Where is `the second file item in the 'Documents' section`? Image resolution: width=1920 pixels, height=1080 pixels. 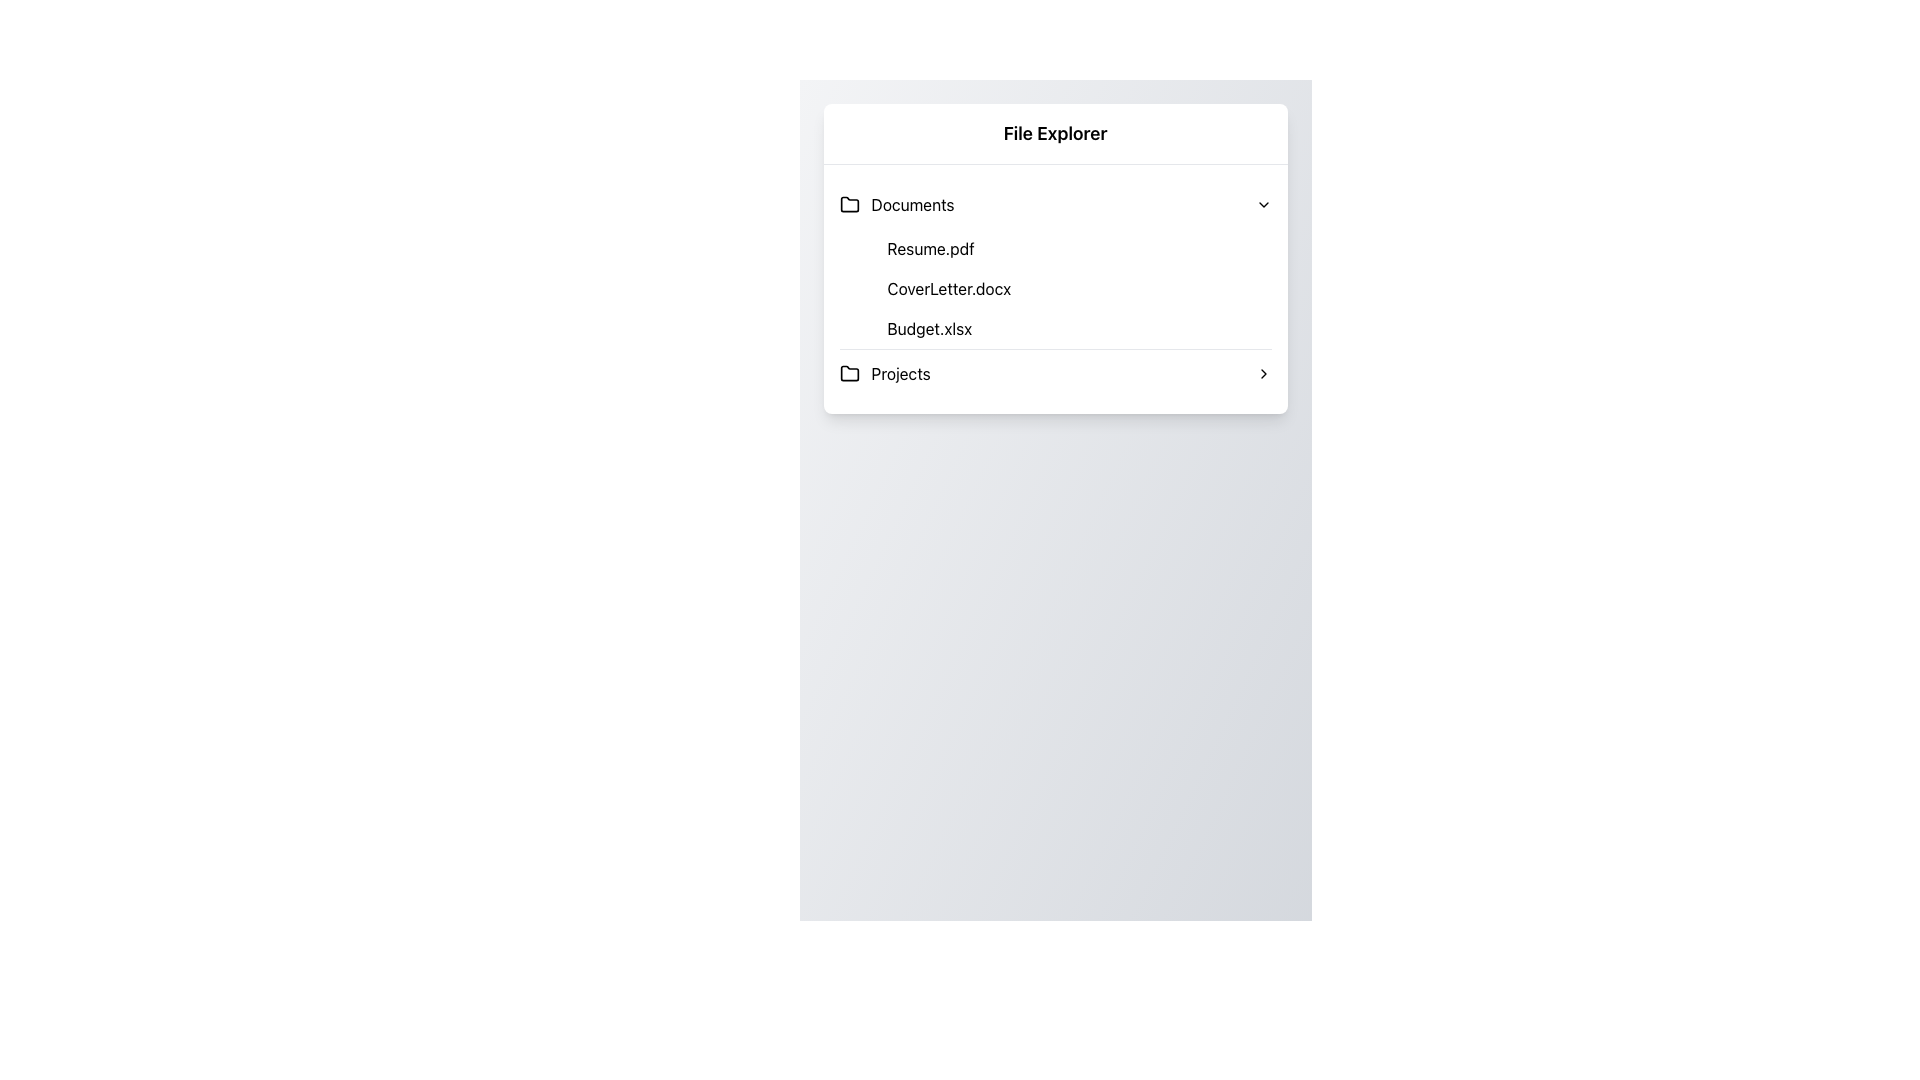 the second file item in the 'Documents' section is located at coordinates (1070, 289).